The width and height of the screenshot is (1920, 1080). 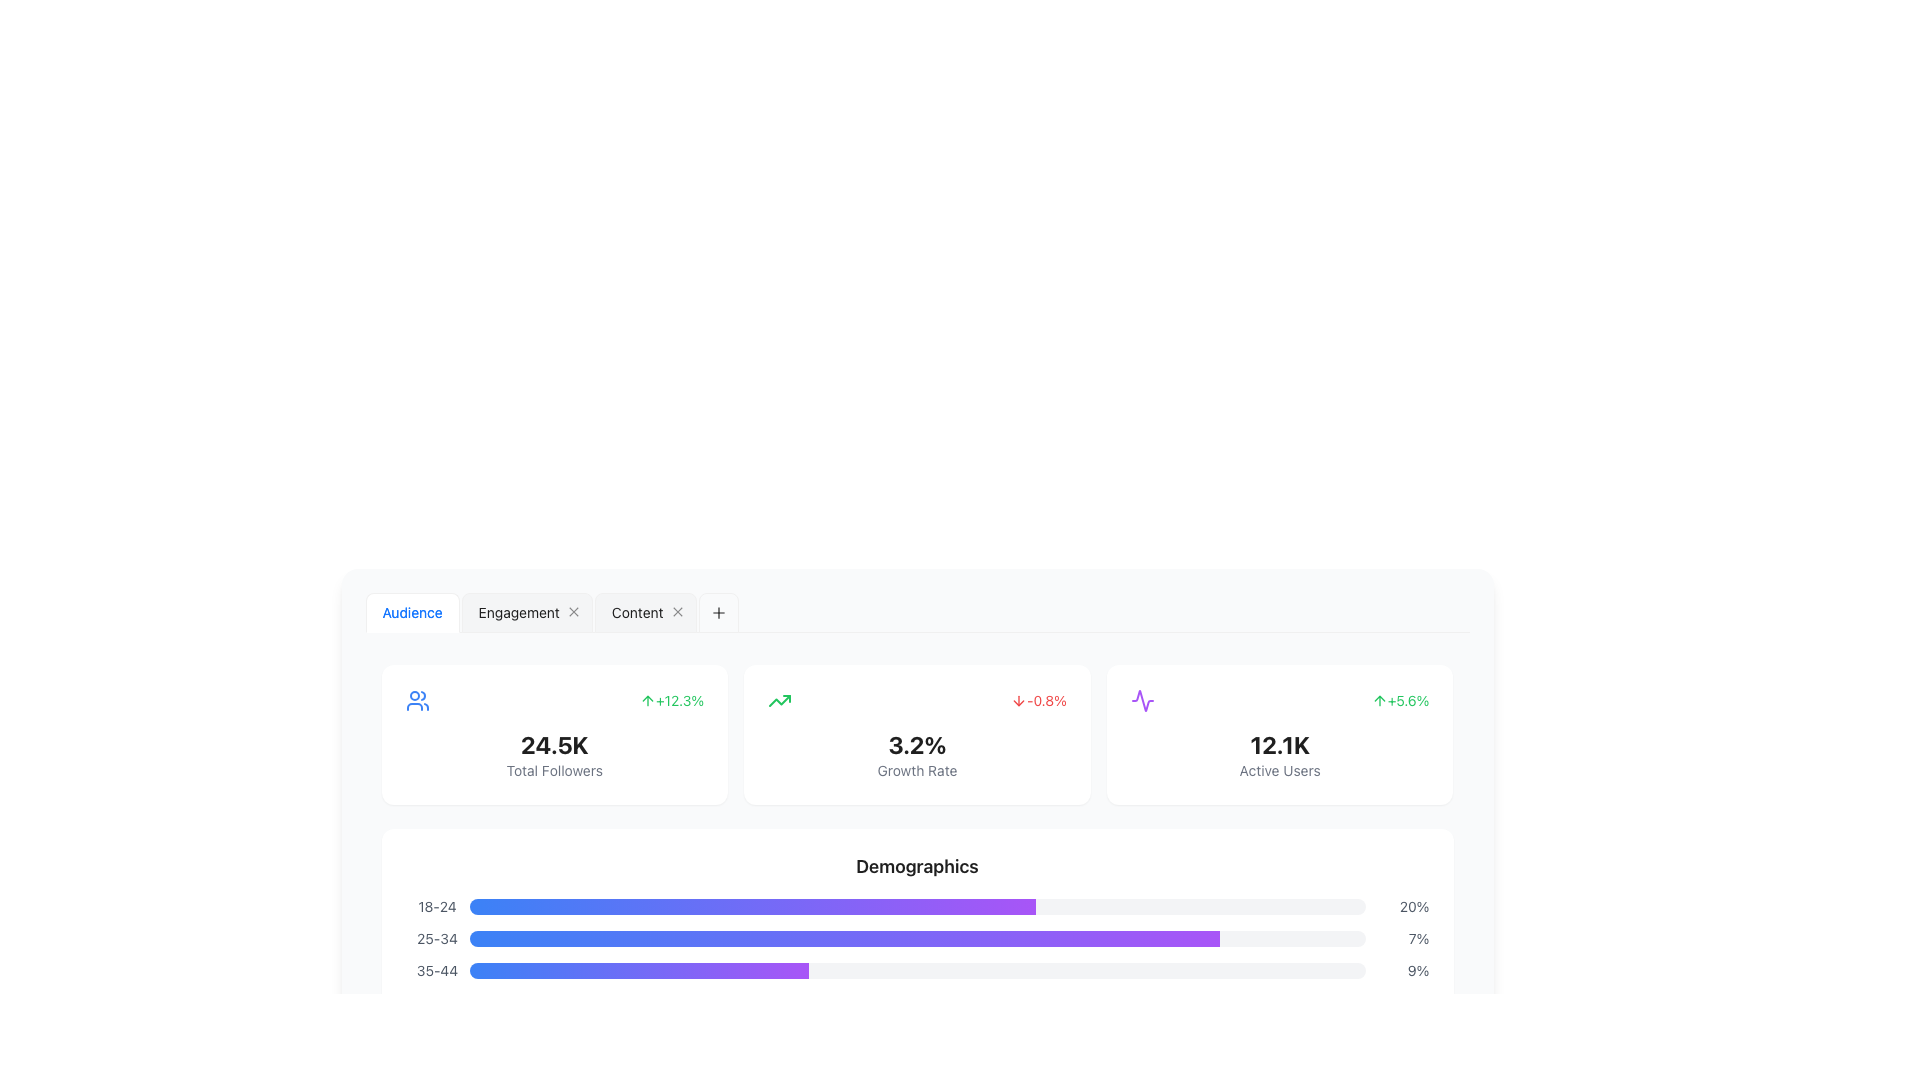 I want to click on the upward trend arrow icon located at the top-right corner of the first card in the second row of cards on the dashboard, so click(x=779, y=700).